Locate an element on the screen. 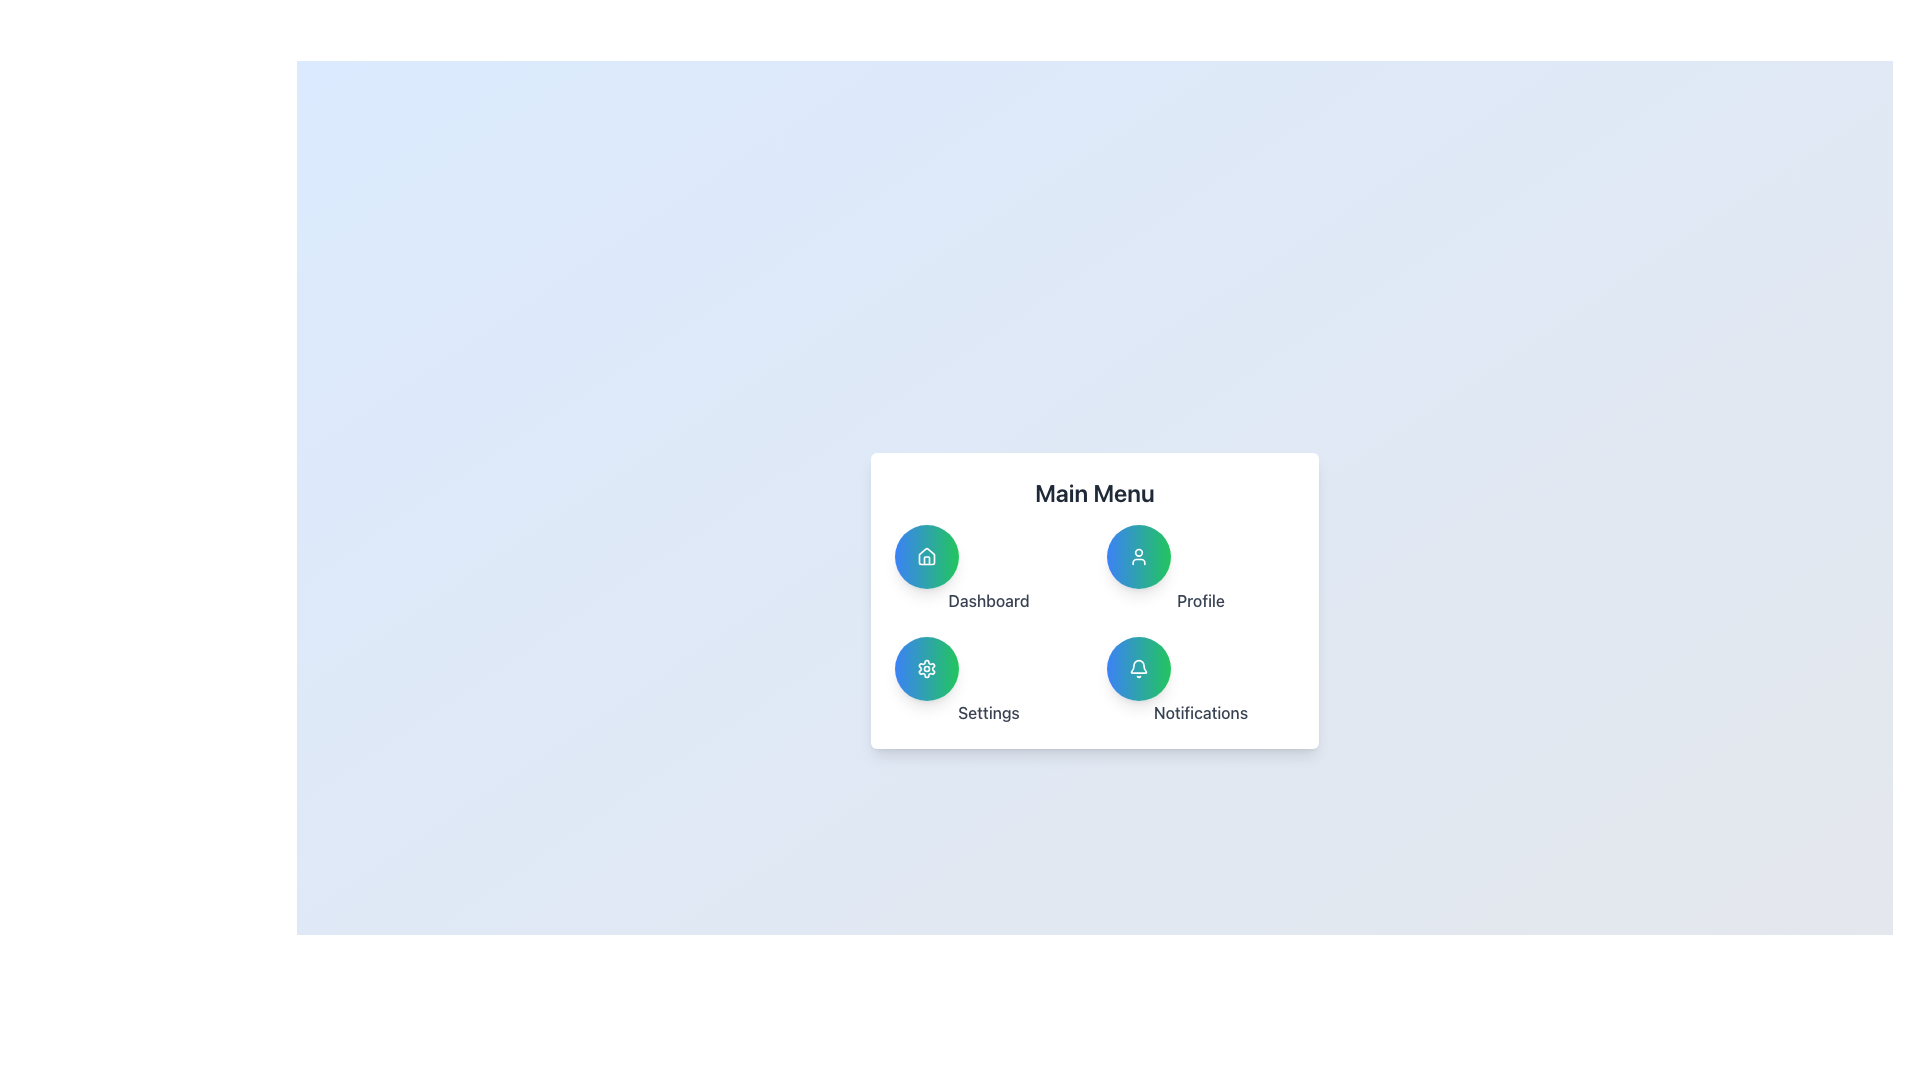 Image resolution: width=1920 pixels, height=1080 pixels. the 'Dashboard' label element, which is styled in gray and positioned under the home icon in the quadrant-like menu is located at coordinates (988, 600).